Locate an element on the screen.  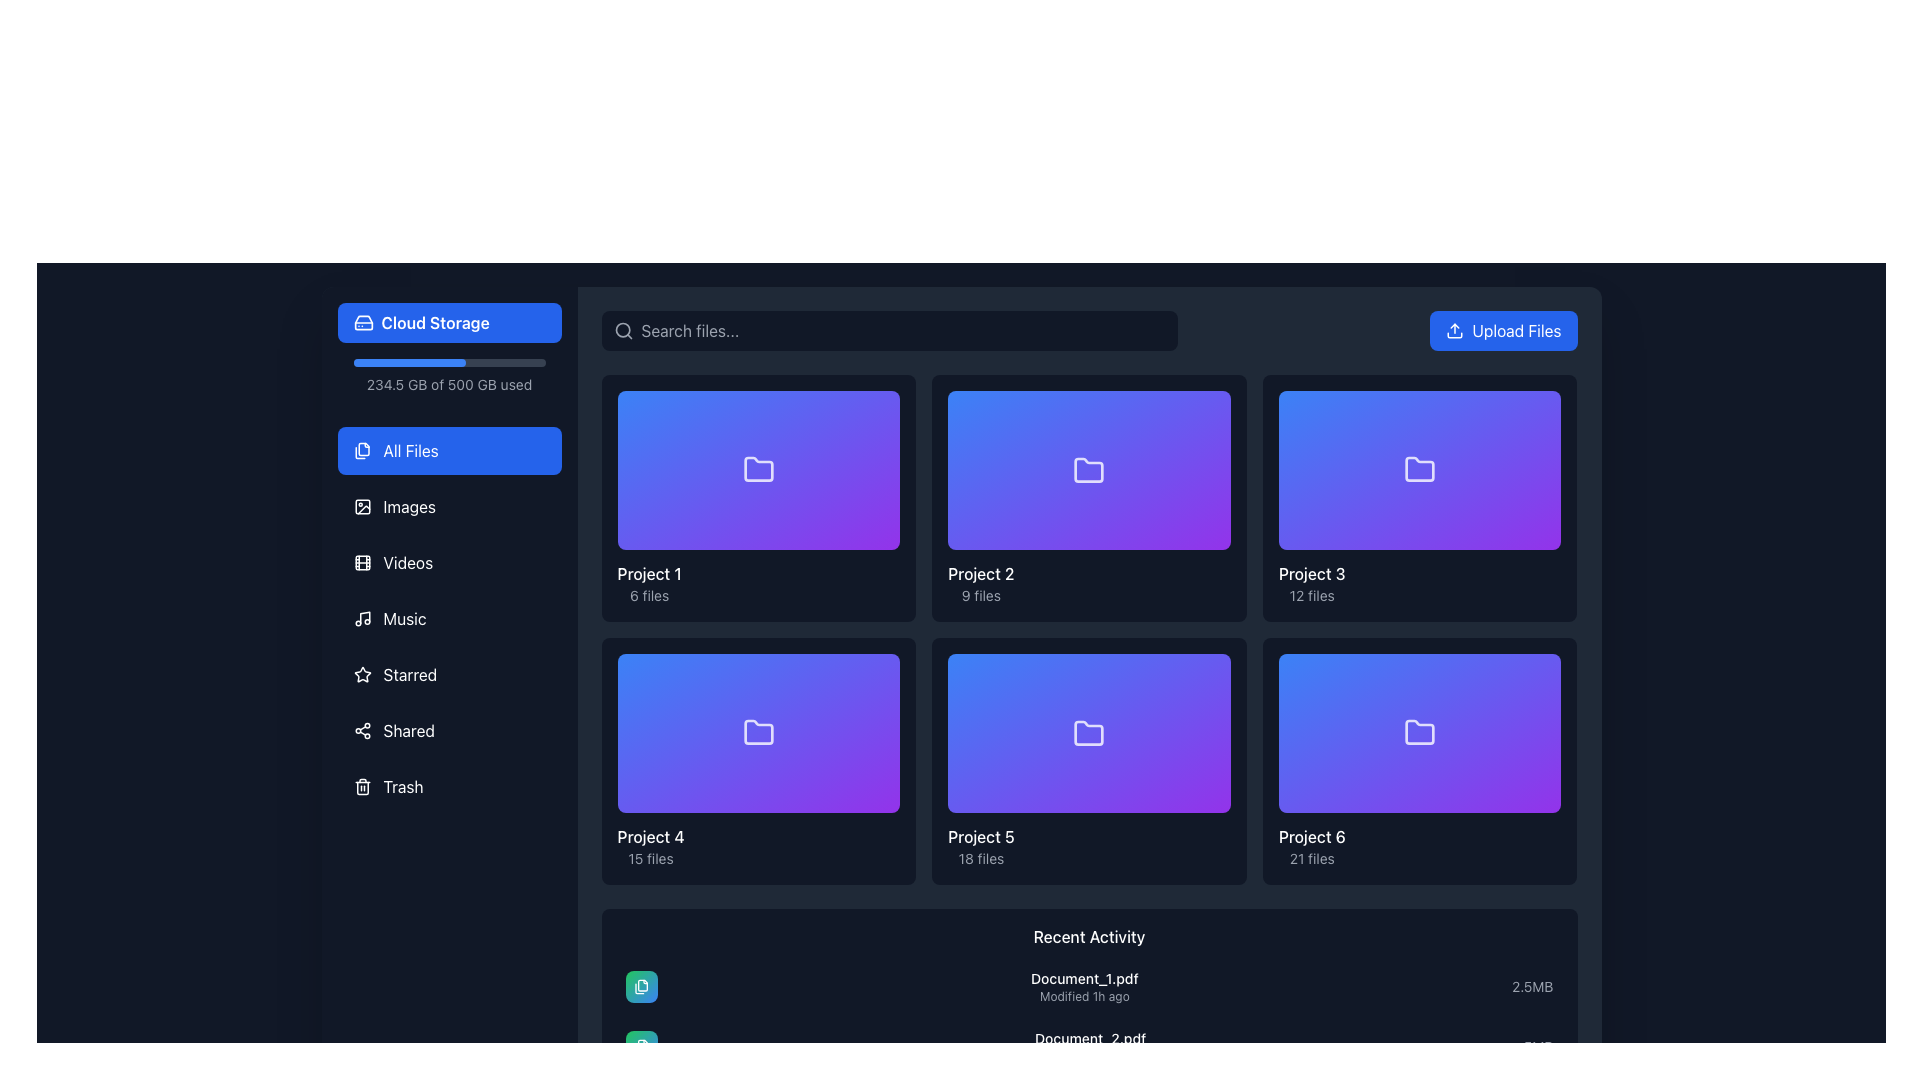
the folder icon is located at coordinates (1088, 733).